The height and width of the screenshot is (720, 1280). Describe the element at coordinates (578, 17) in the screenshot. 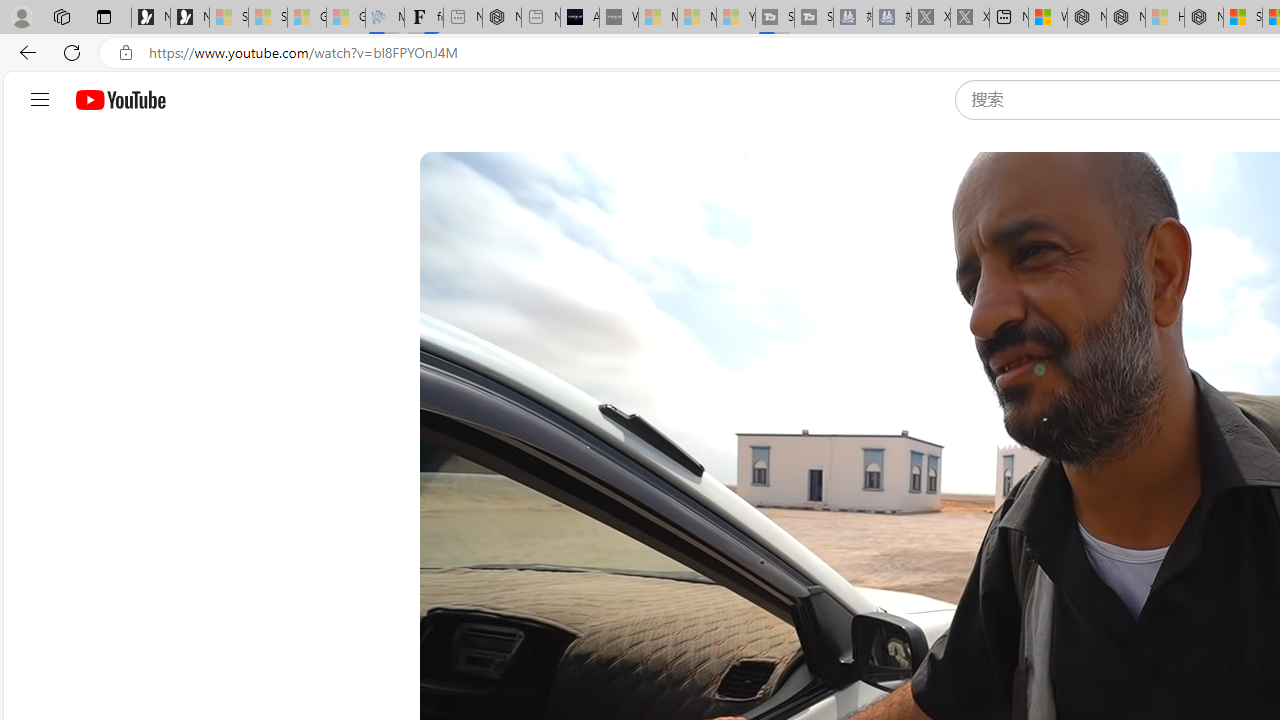

I see `'AI Voice Changer for PC and Mac - Voice.ai'` at that location.